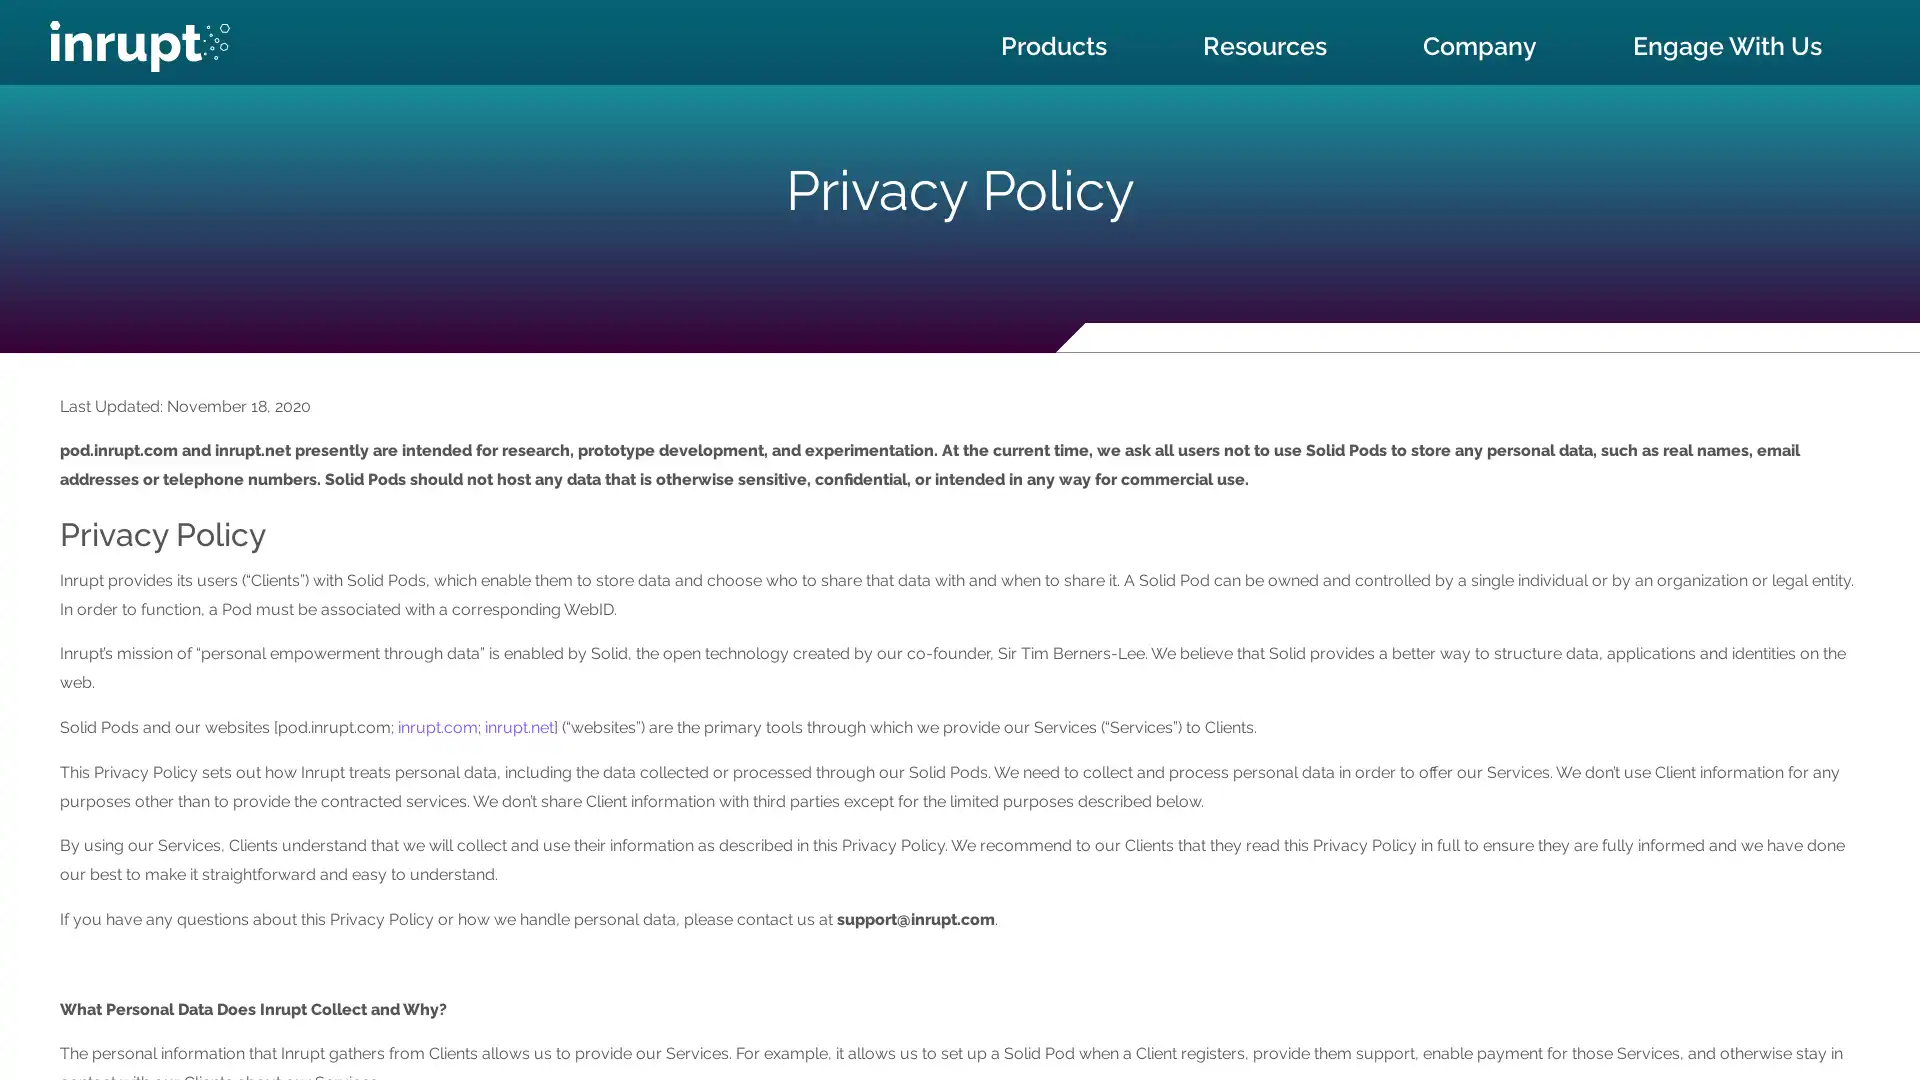 The image size is (1920, 1080). Describe the element at coordinates (1264, 45) in the screenshot. I see `Resources` at that location.